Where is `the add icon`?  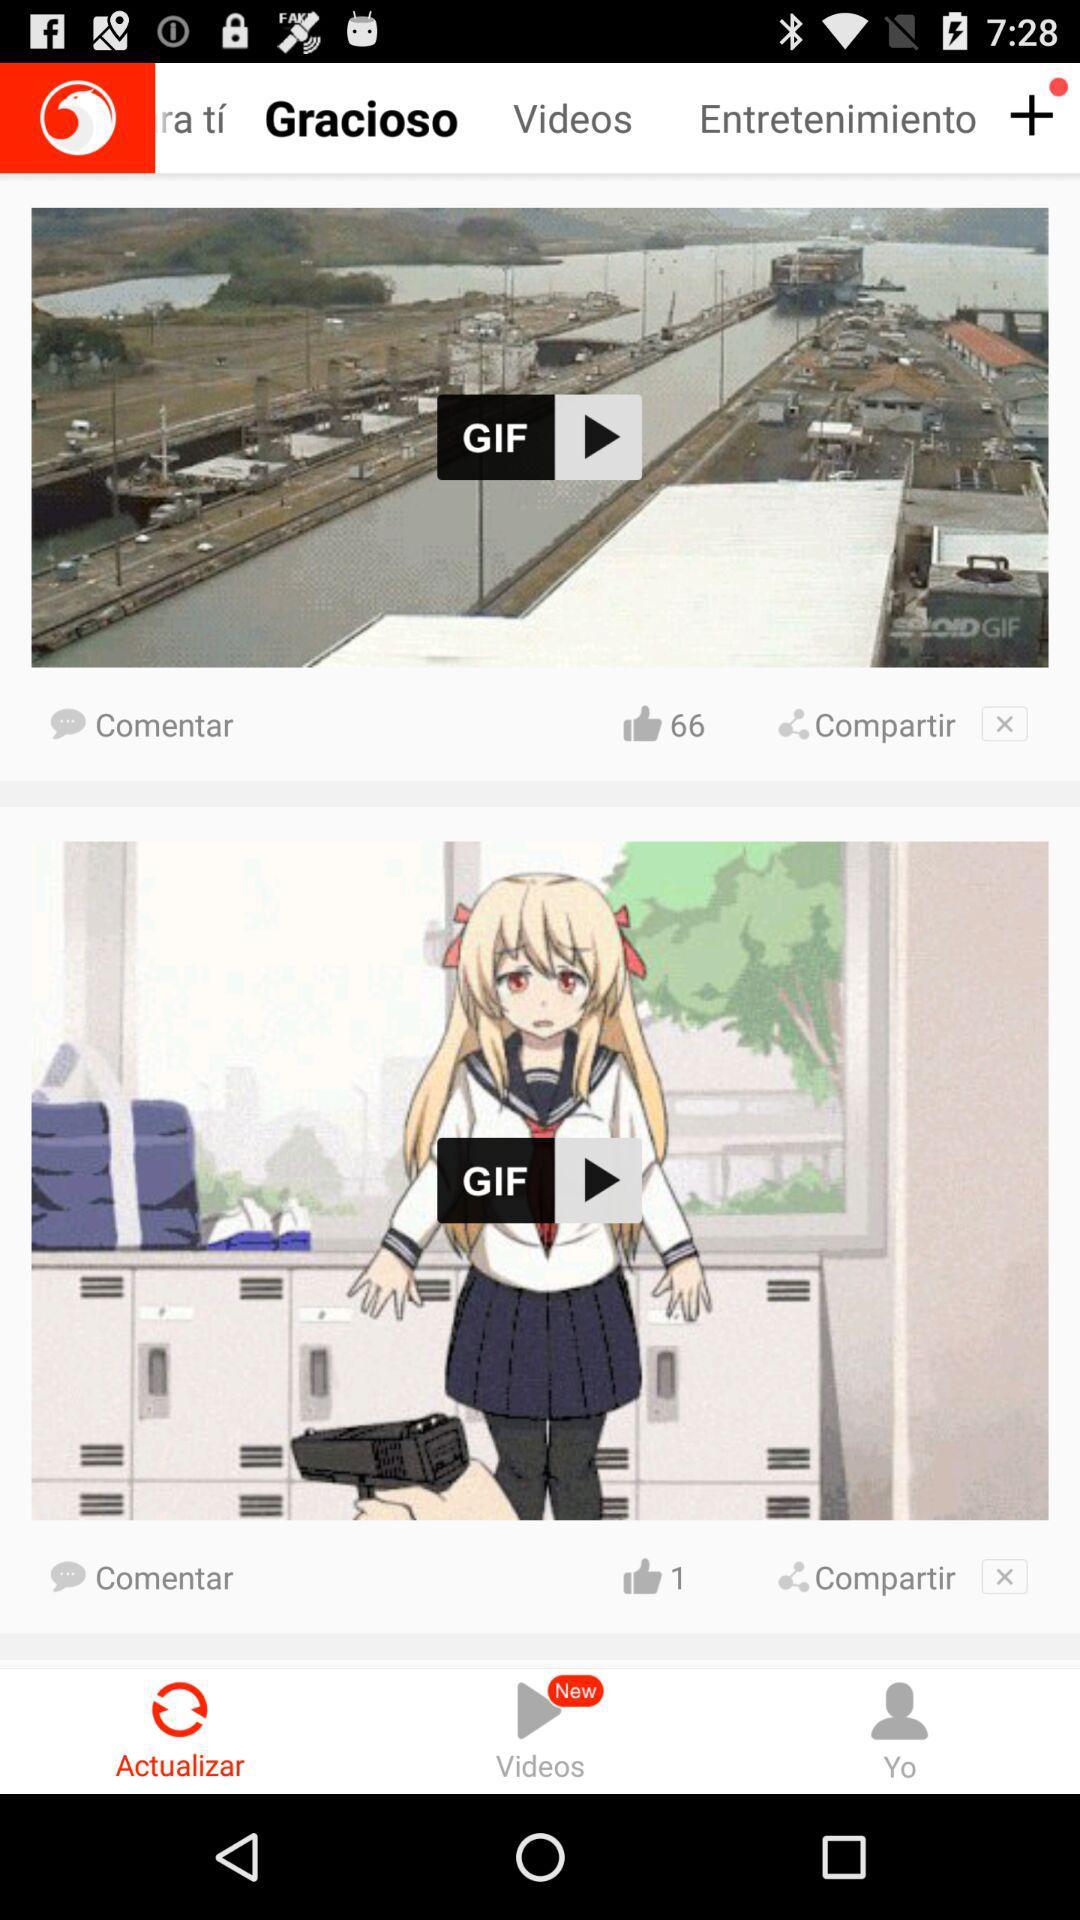 the add icon is located at coordinates (1028, 123).